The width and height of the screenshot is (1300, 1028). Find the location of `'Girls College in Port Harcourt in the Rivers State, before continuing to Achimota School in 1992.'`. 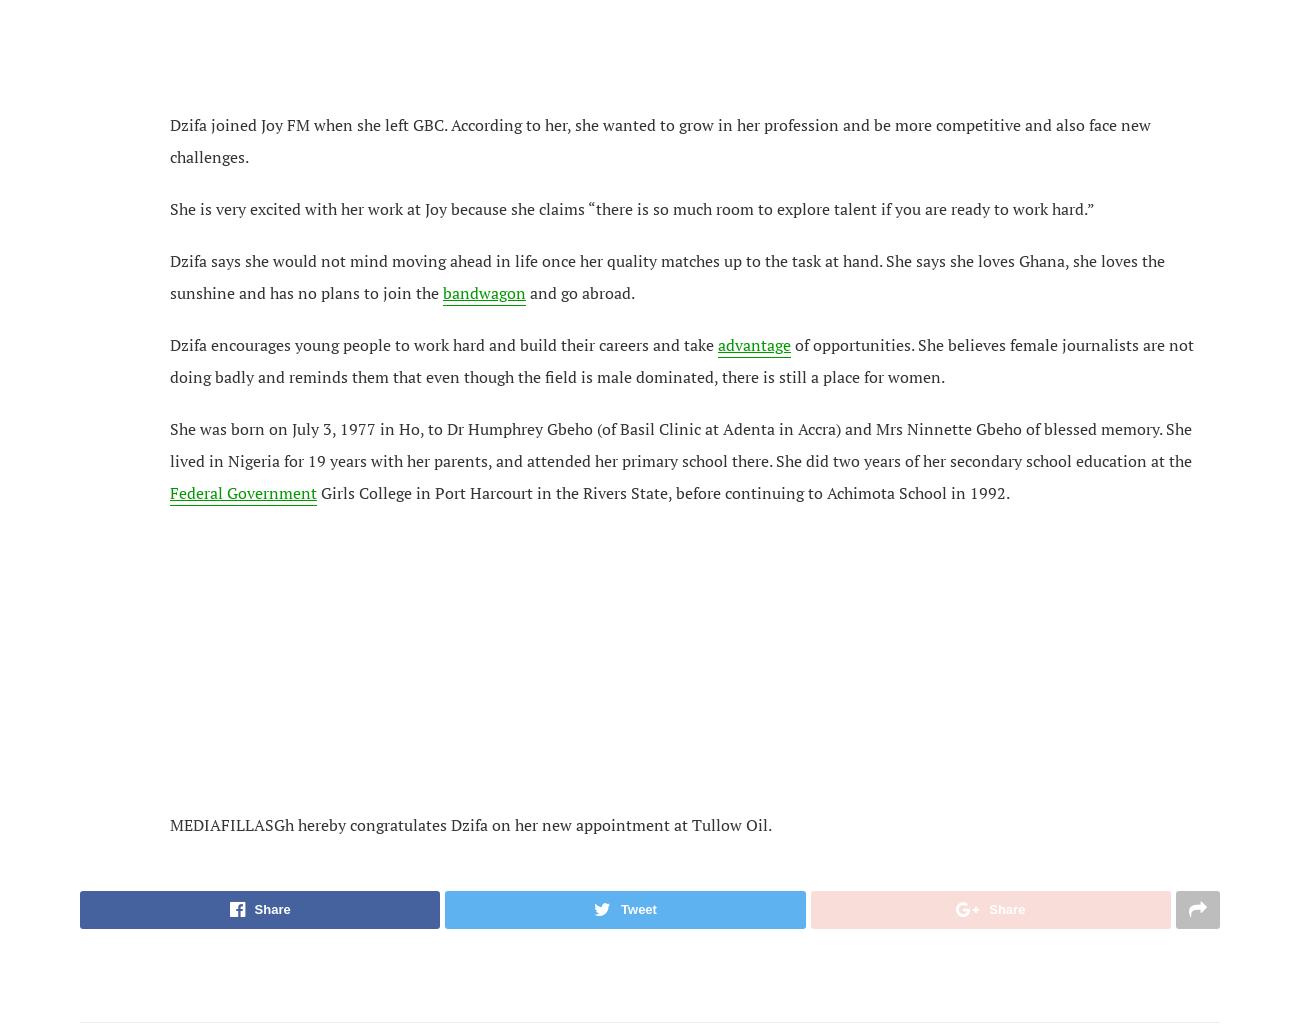

'Girls College in Port Harcourt in the Rivers State, before continuing to Achimota School in 1992.' is located at coordinates (316, 491).